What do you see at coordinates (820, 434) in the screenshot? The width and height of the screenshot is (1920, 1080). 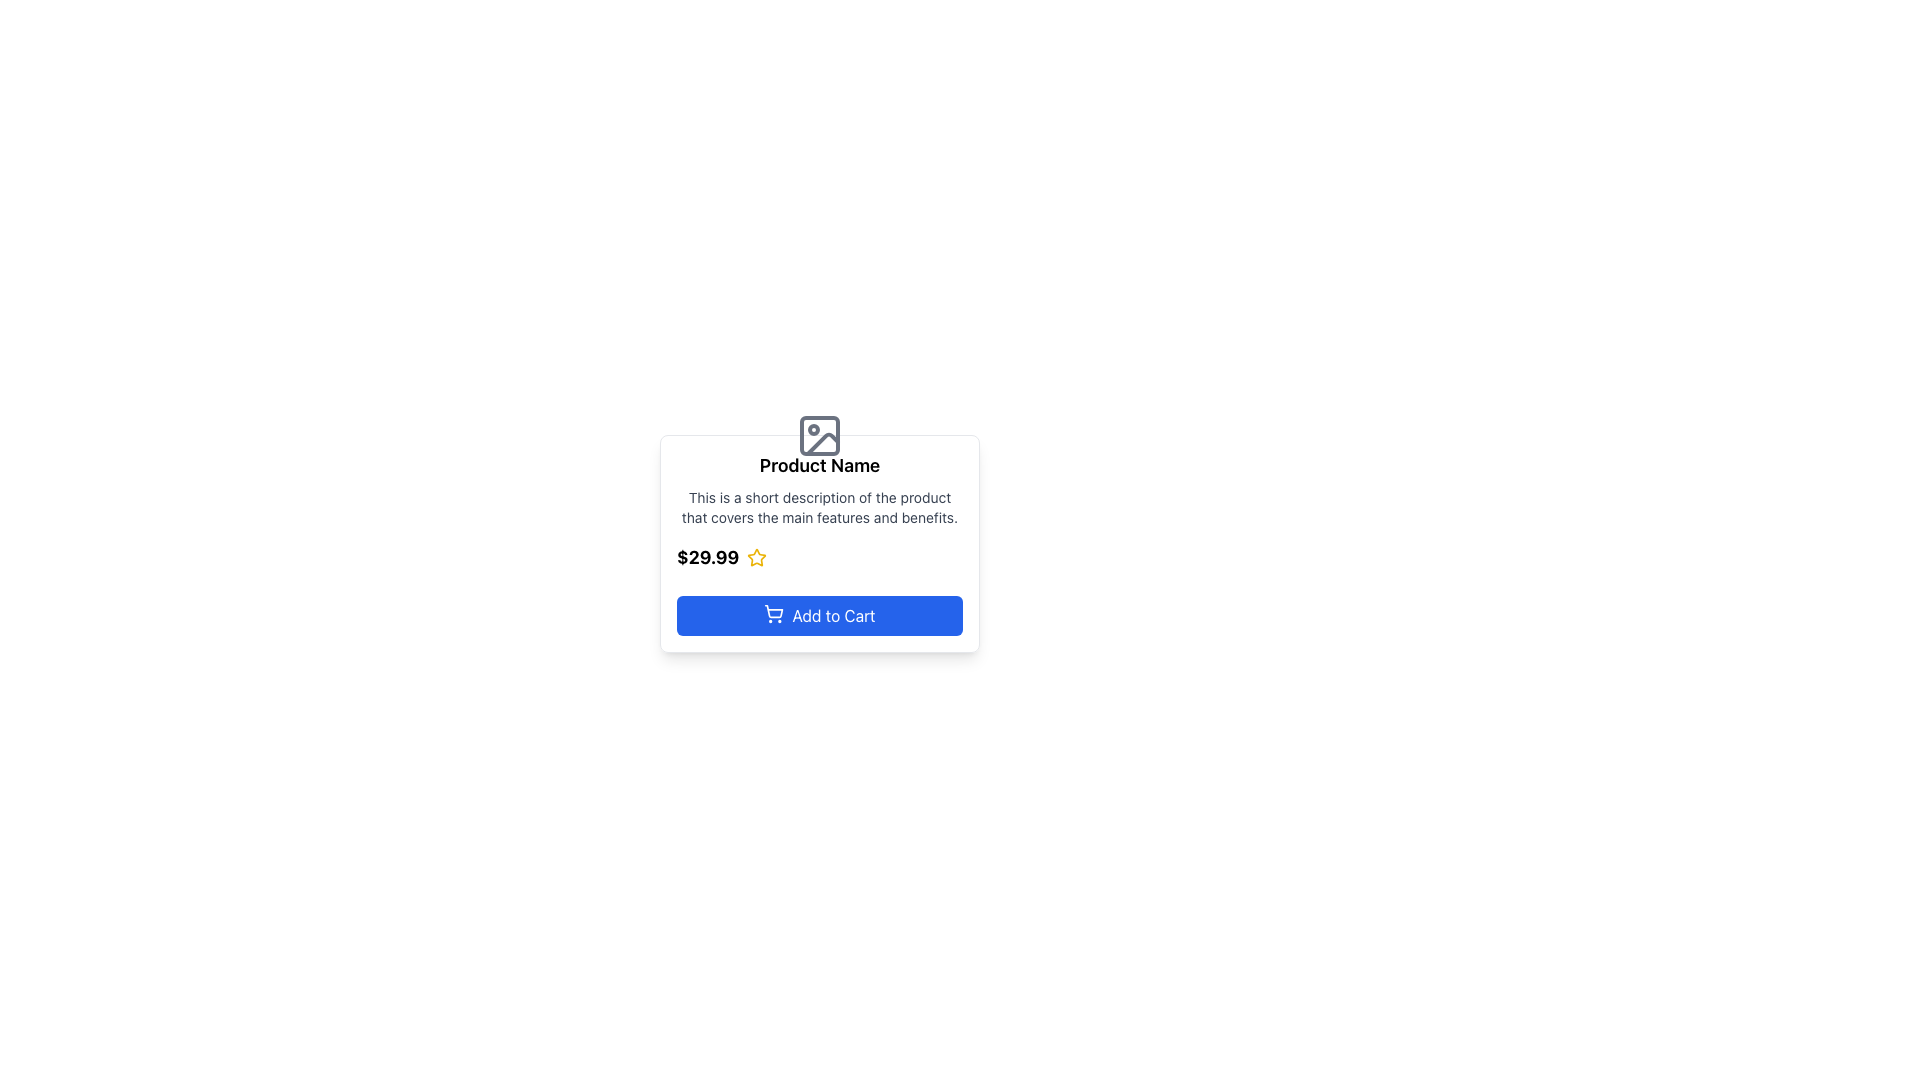 I see `the decorative graphic component inside the SVG, which is positioned at the top-left corner just above the 'Product Name' heading in the card layout` at bounding box center [820, 434].